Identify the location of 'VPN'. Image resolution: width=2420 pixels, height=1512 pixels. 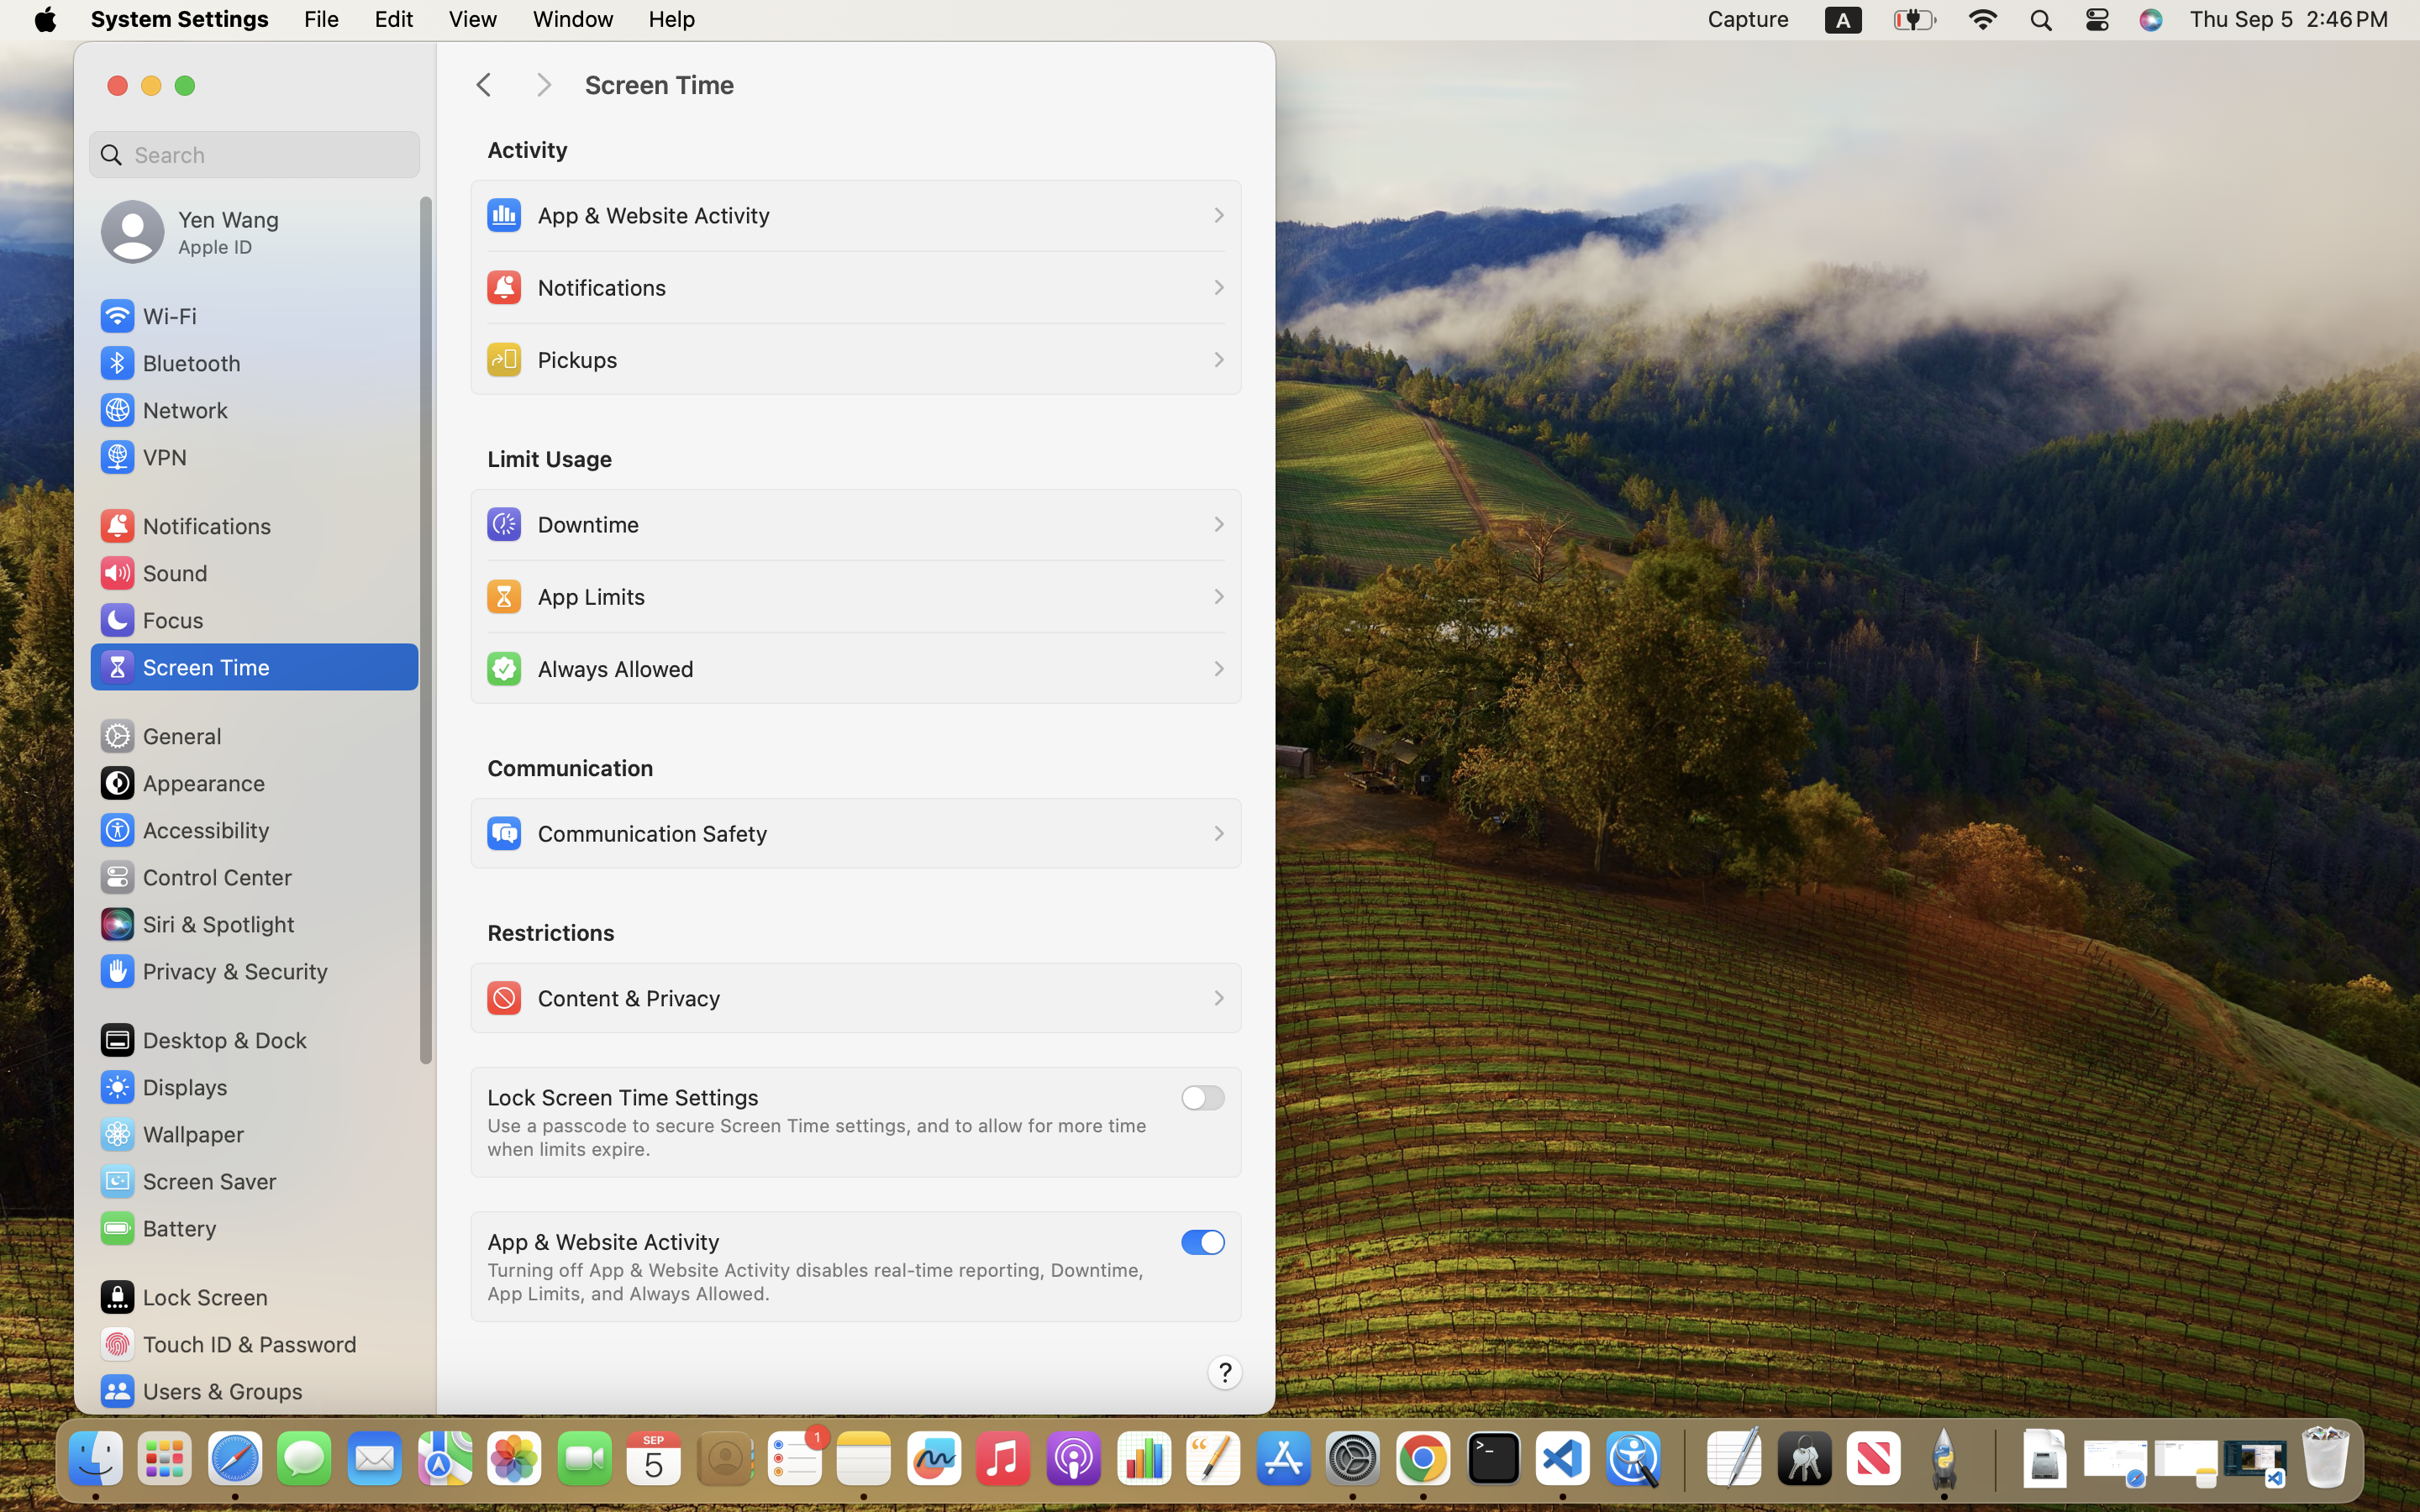
(141, 456).